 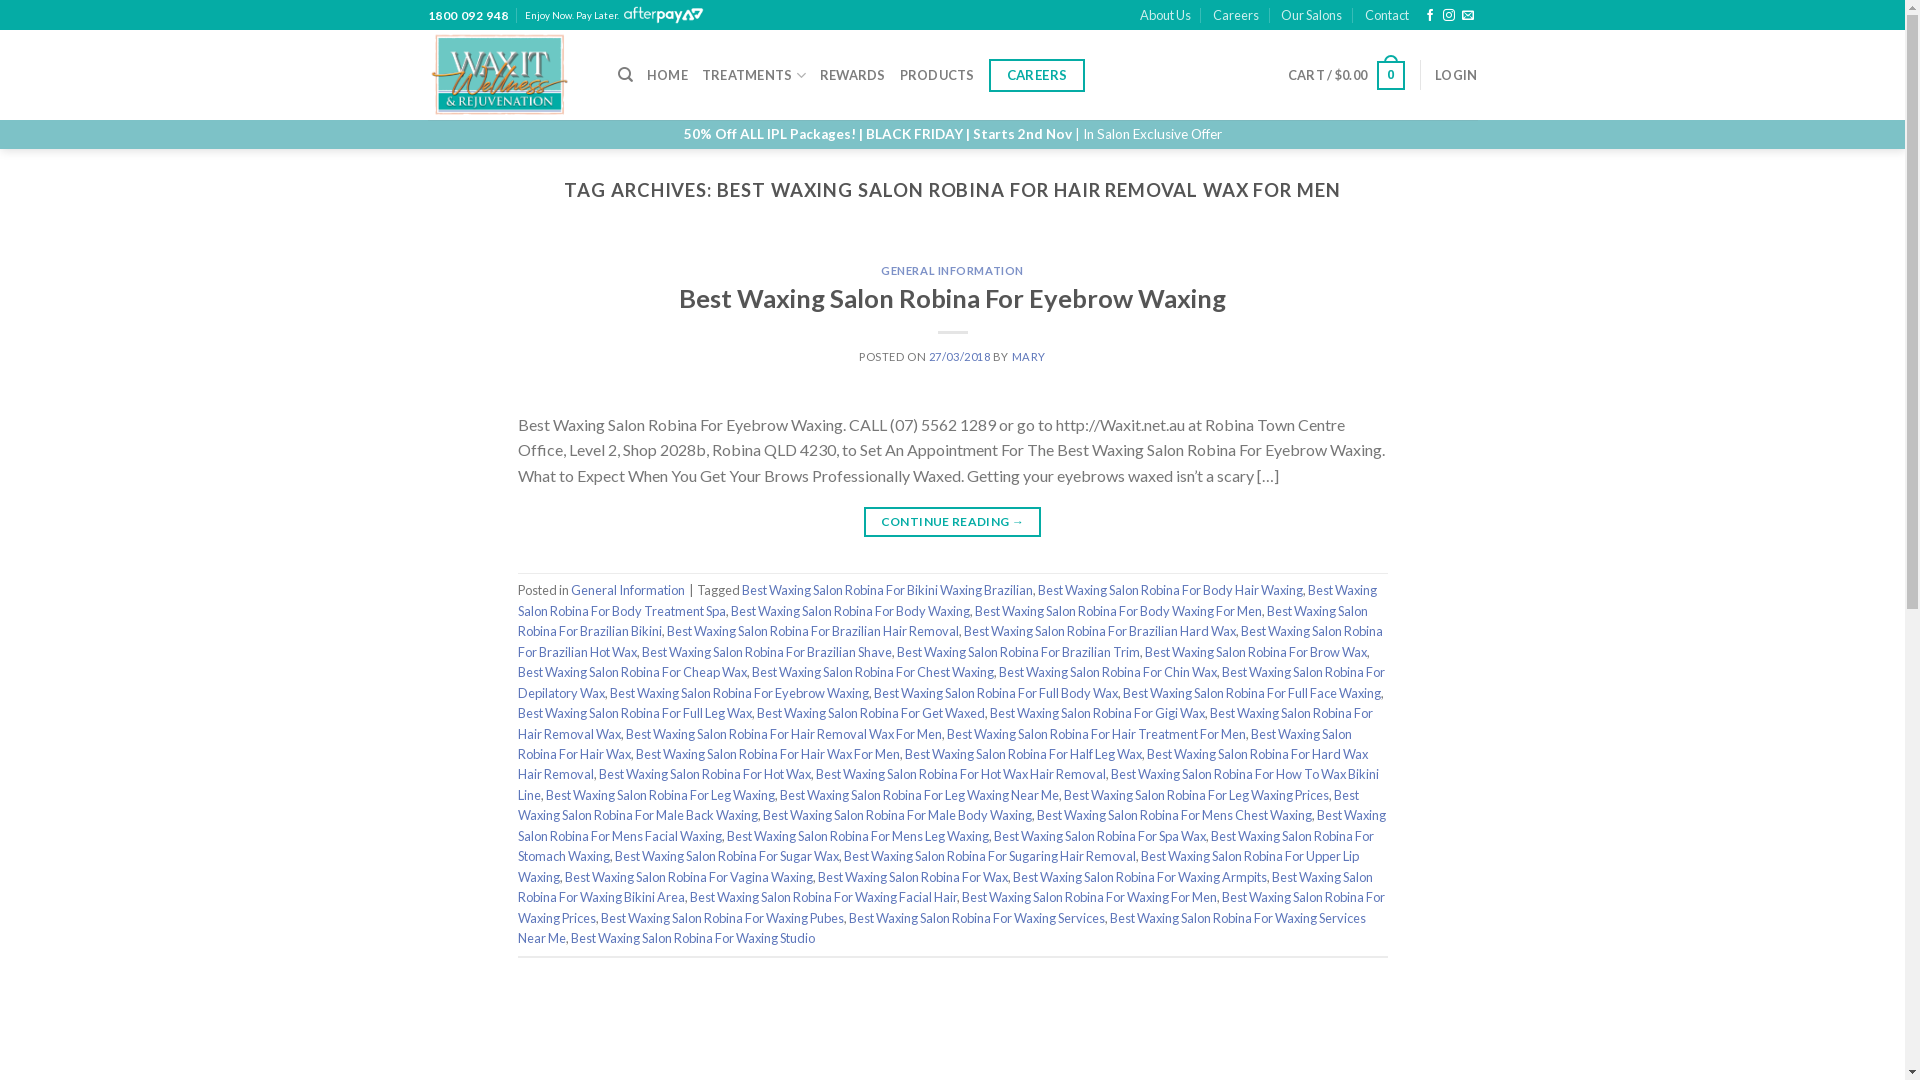 What do you see at coordinates (687, 875) in the screenshot?
I see `'Best Waxing Salon Robina For Vagina Waxing'` at bounding box center [687, 875].